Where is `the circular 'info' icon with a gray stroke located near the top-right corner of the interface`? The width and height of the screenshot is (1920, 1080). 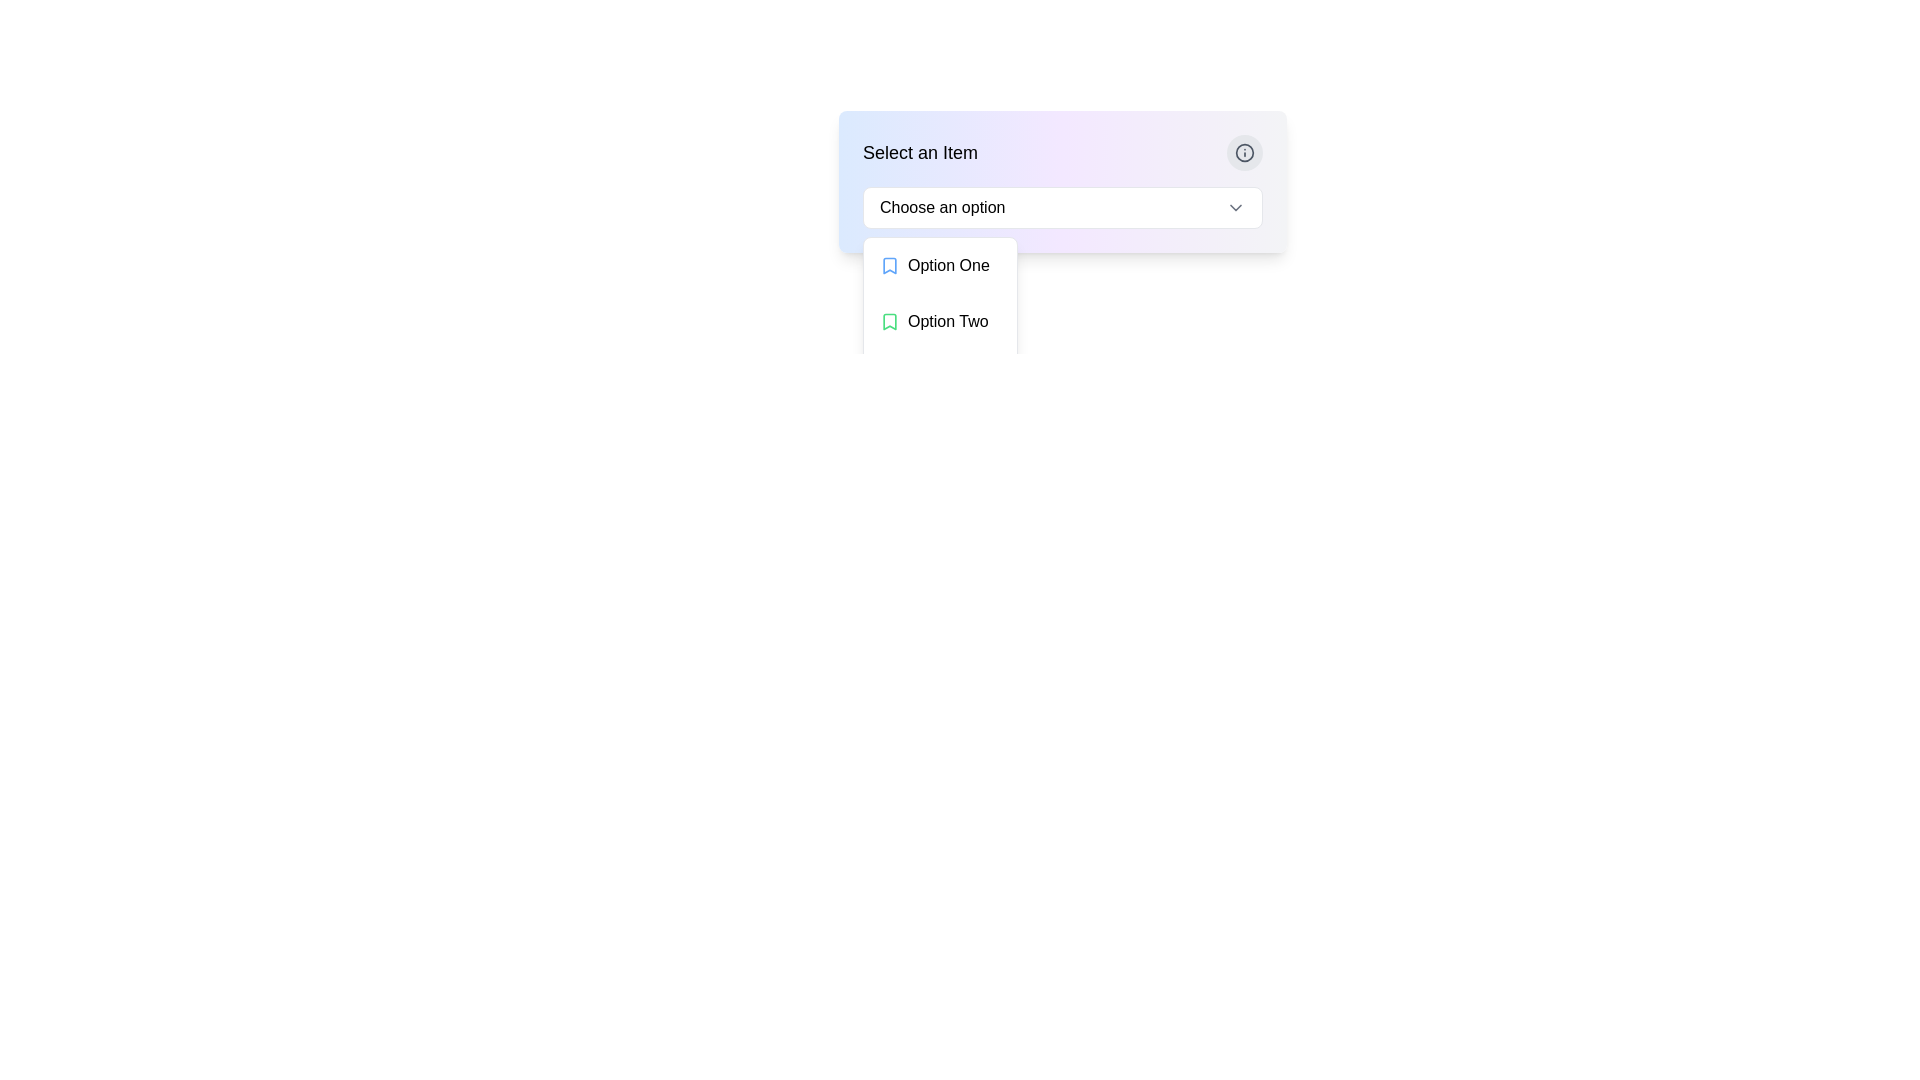 the circular 'info' icon with a gray stroke located near the top-right corner of the interface is located at coordinates (1243, 152).